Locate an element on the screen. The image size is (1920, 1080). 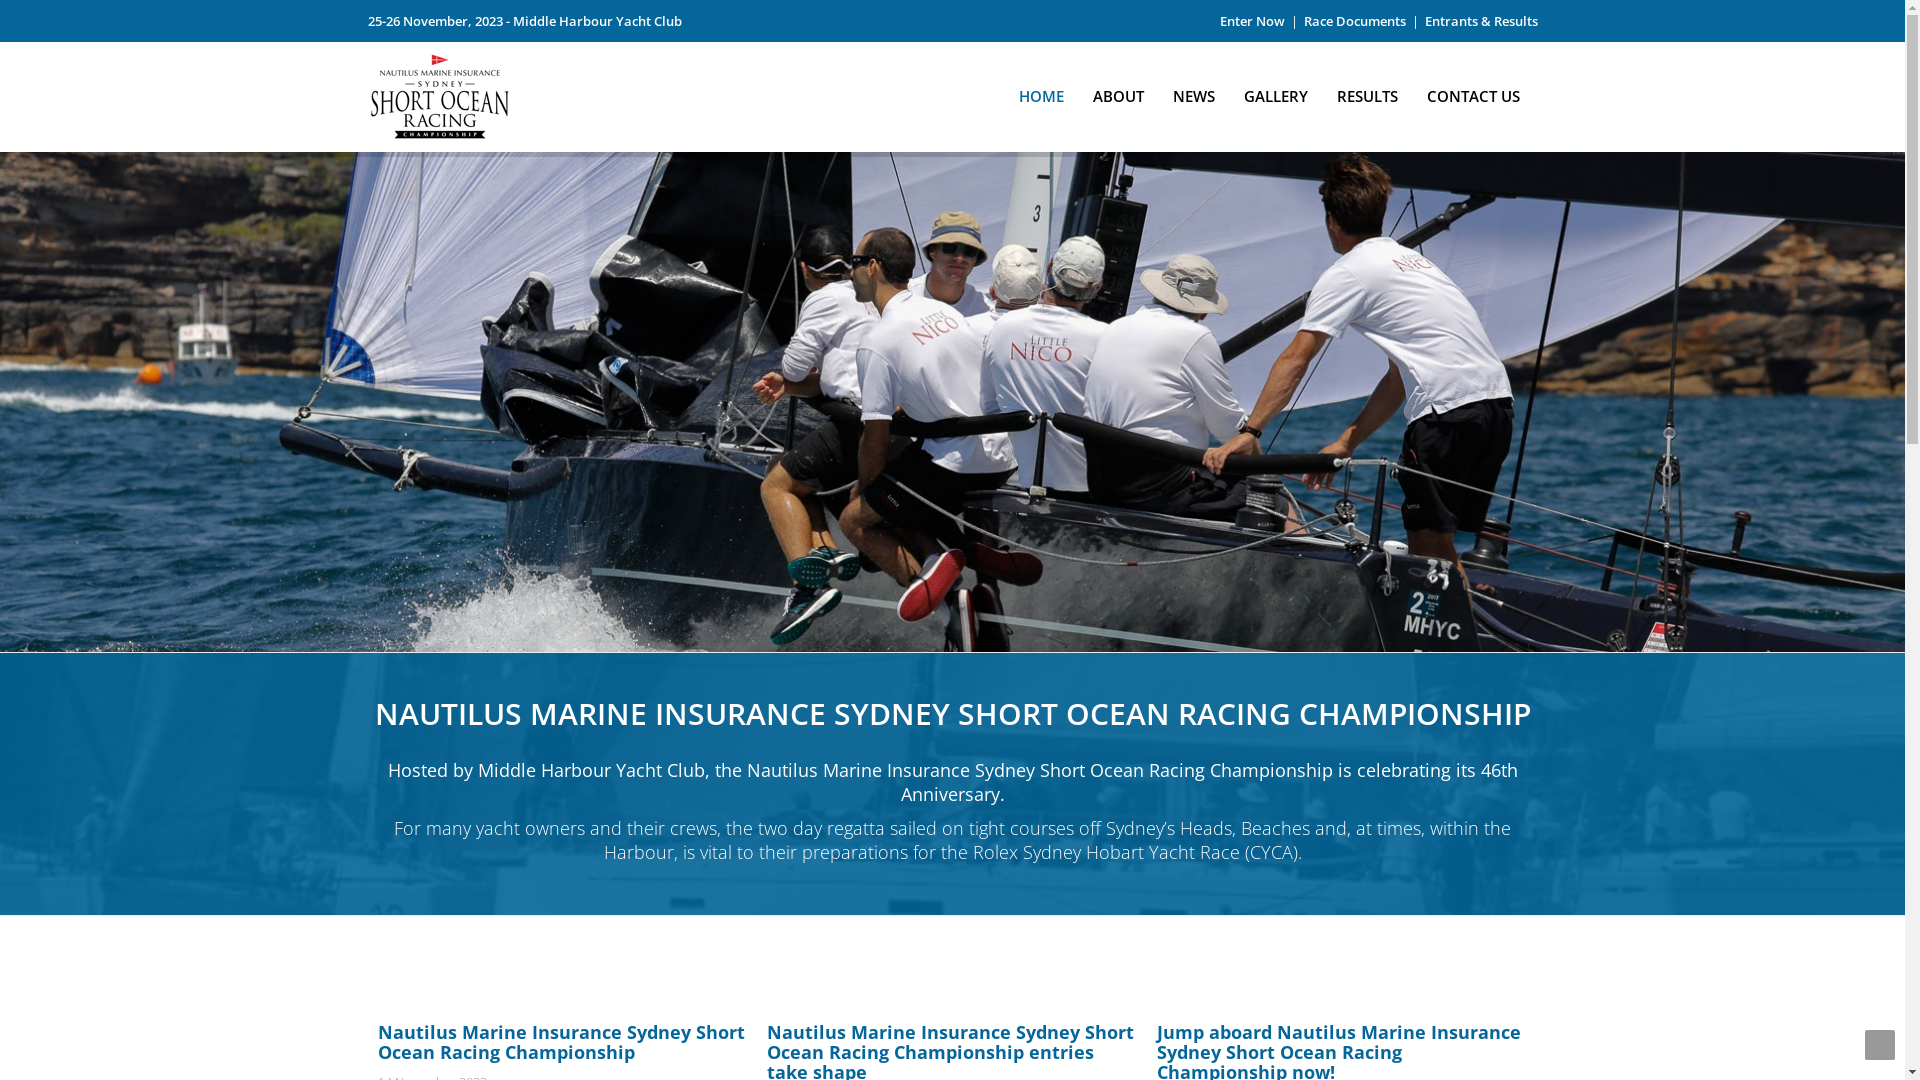
'Race Documents' is located at coordinates (1354, 20).